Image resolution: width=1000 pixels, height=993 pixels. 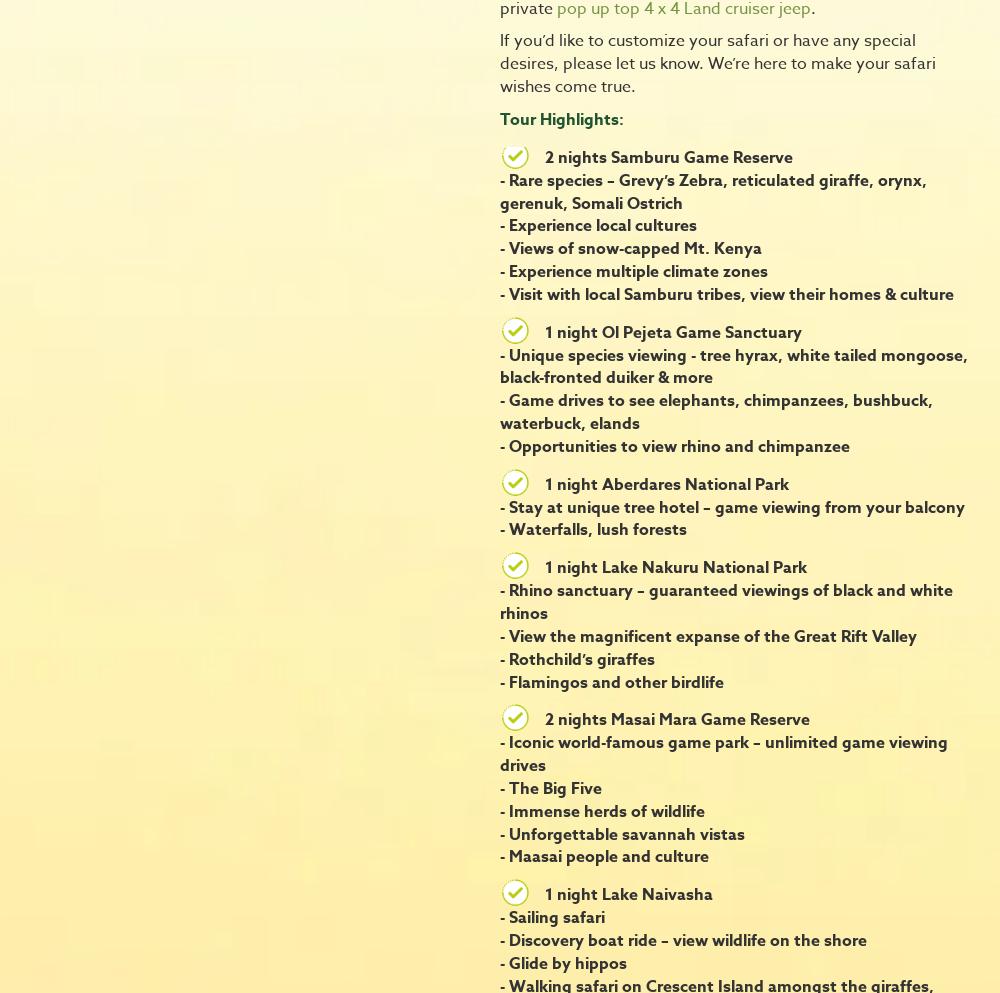 What do you see at coordinates (603, 855) in the screenshot?
I see `'- Maasai  people and culture'` at bounding box center [603, 855].